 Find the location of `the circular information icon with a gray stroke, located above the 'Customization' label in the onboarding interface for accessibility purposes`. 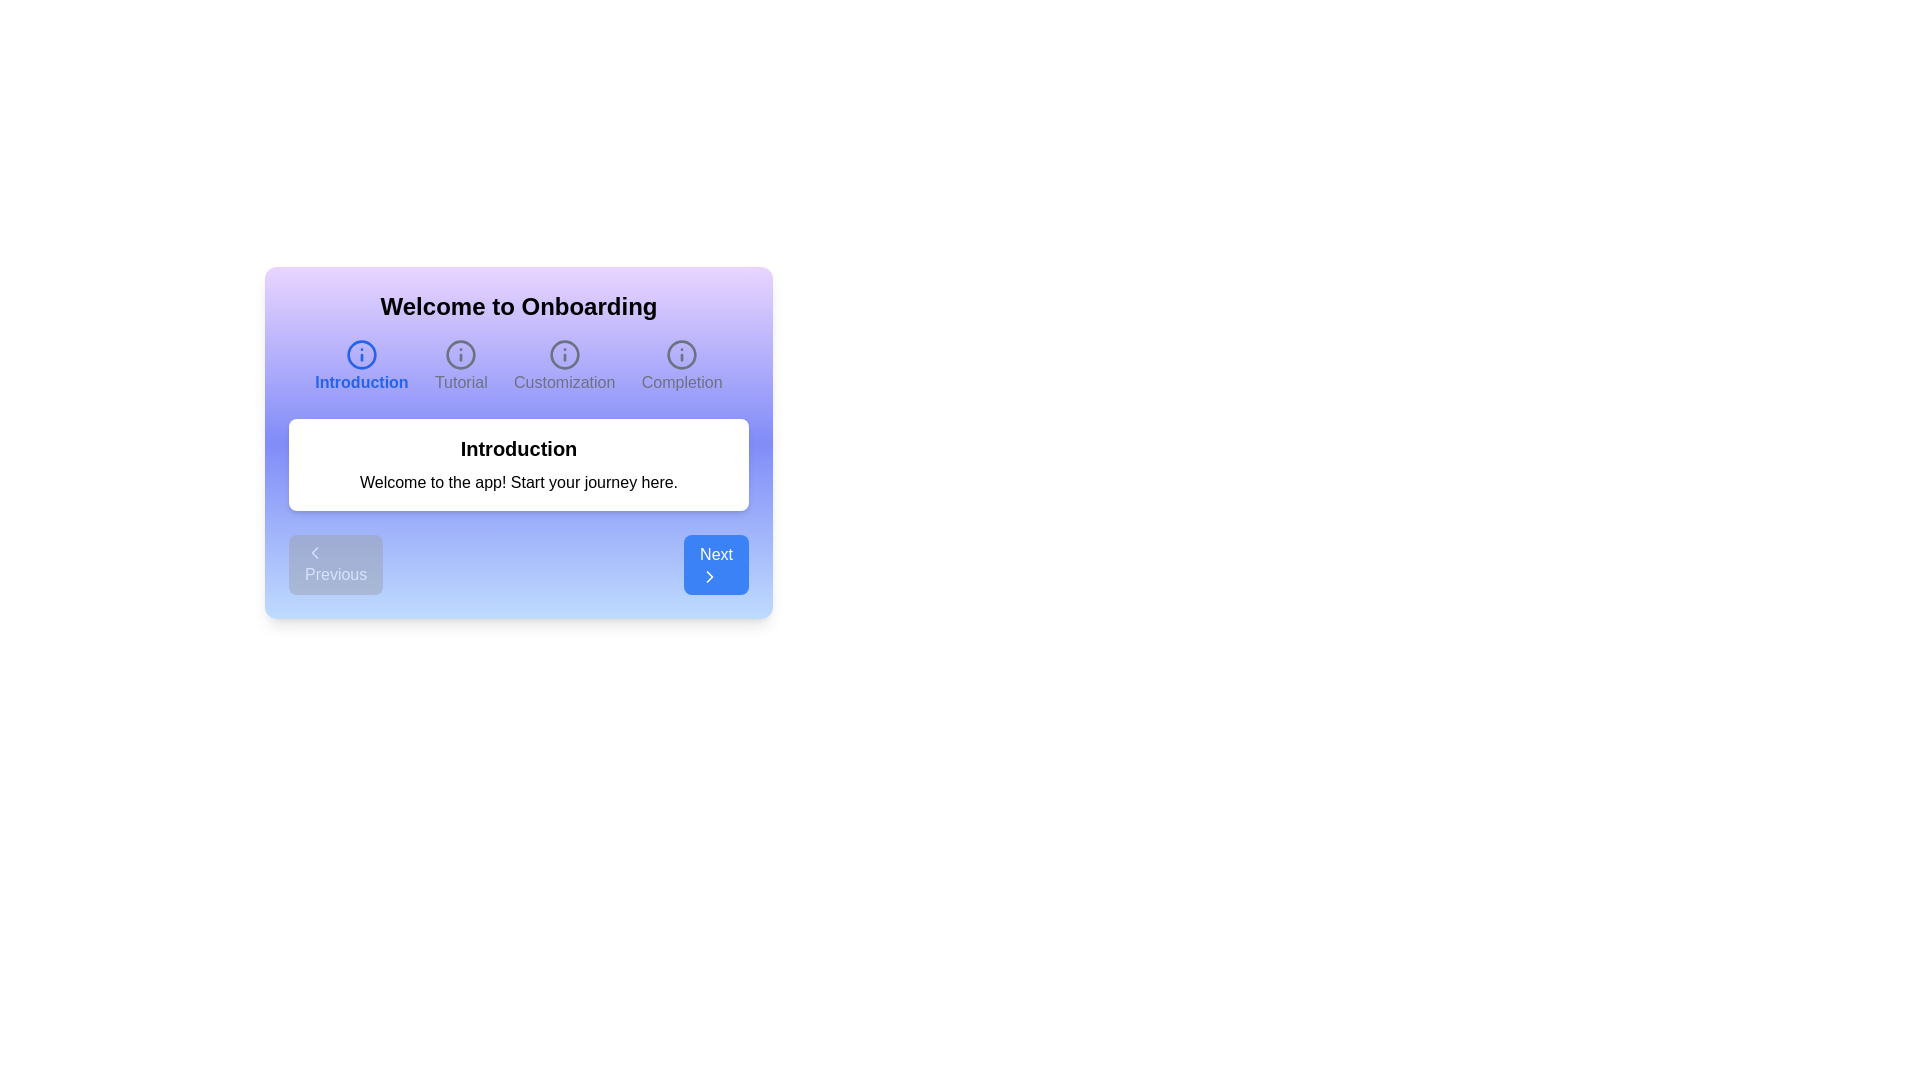

the circular information icon with a gray stroke, located above the 'Customization' label in the onboarding interface for accessibility purposes is located at coordinates (563, 353).